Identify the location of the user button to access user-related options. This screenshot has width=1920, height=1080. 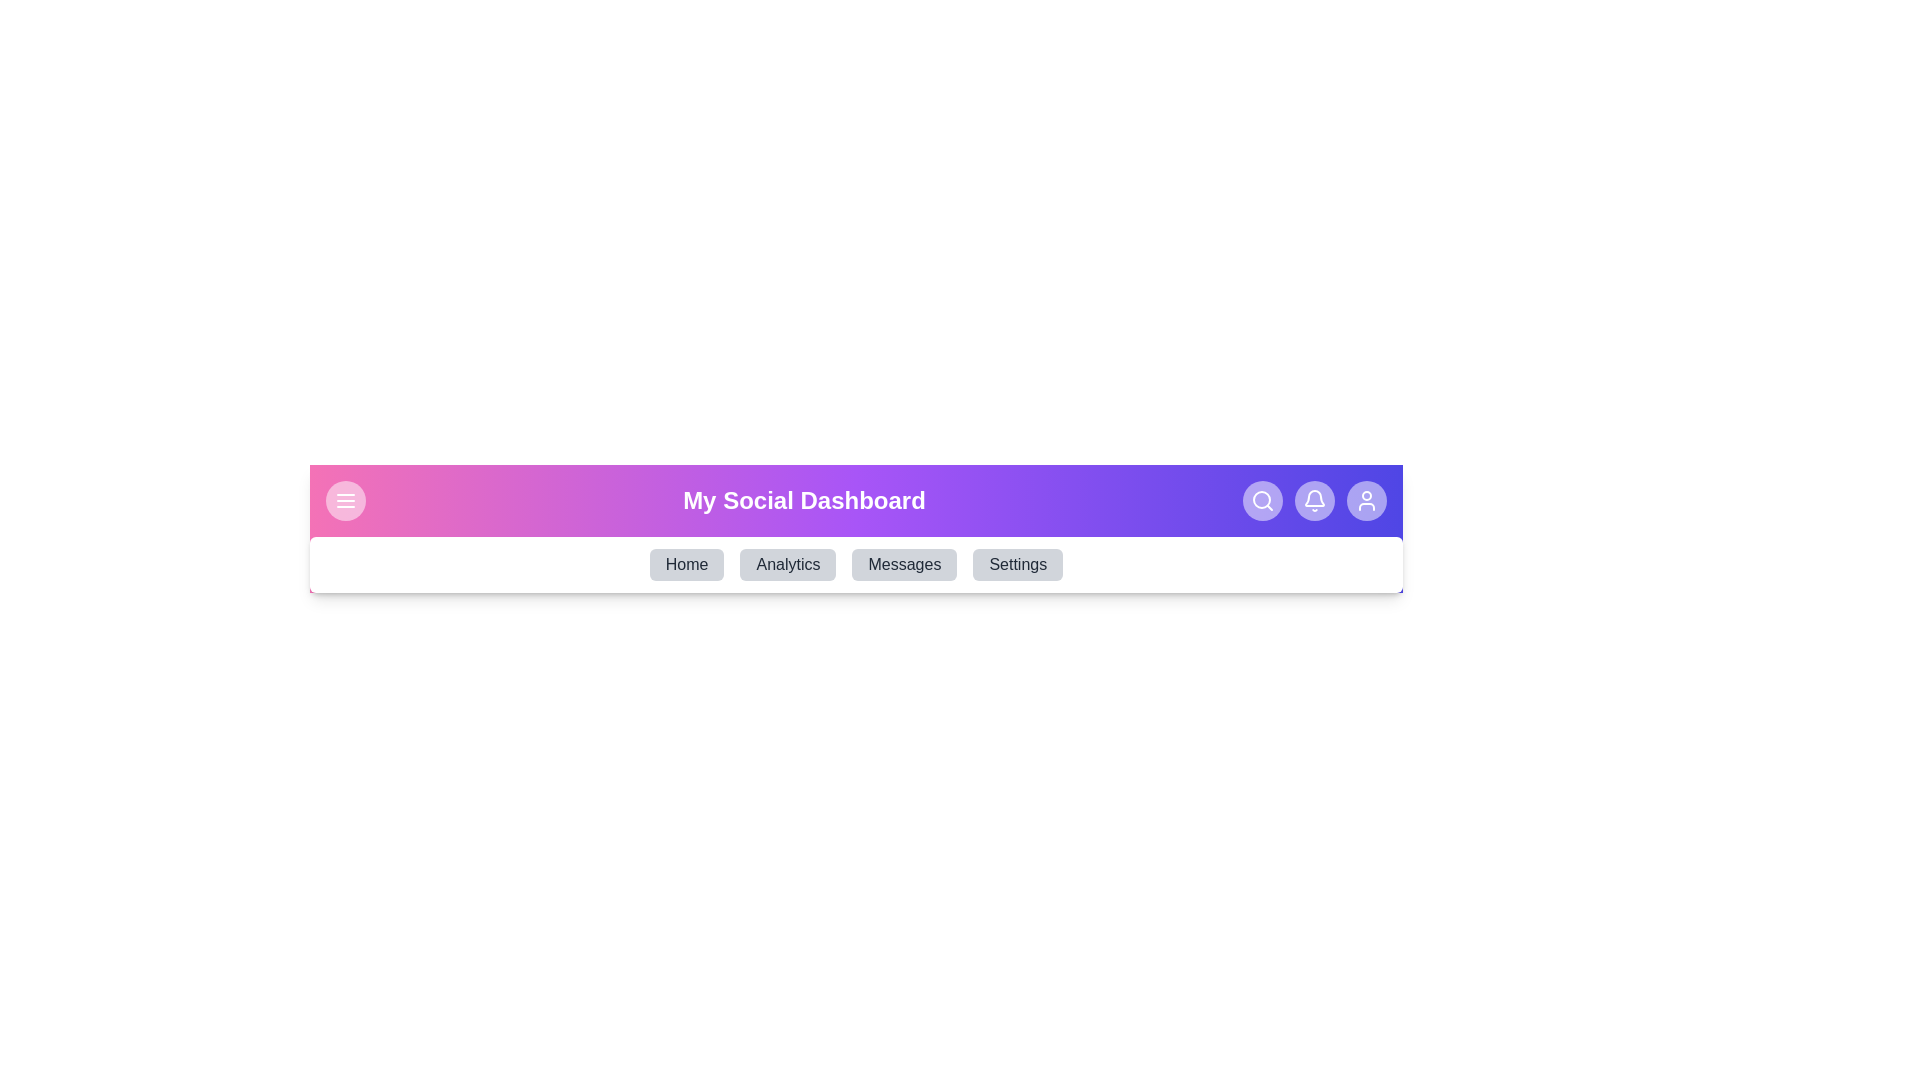
(1366, 500).